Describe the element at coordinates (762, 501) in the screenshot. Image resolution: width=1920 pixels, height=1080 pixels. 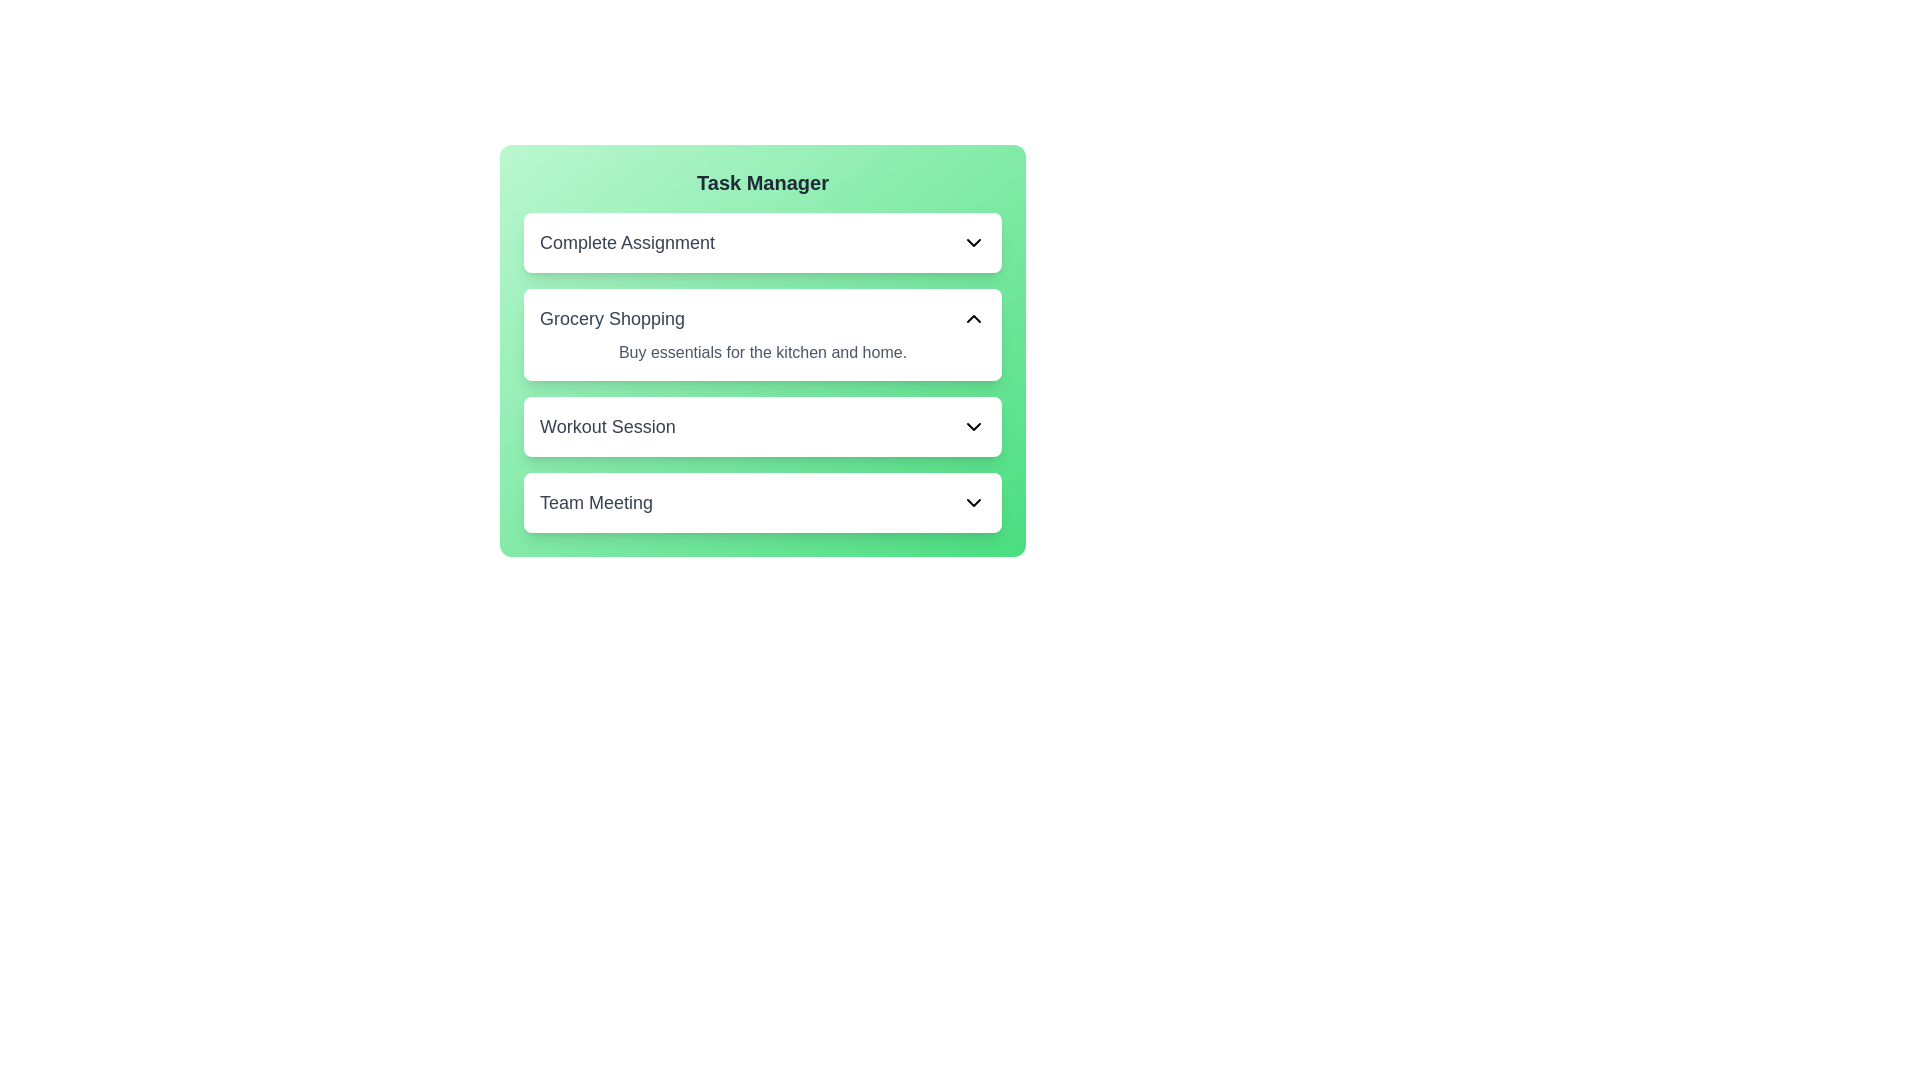
I see `the task card with title Team Meeting` at that location.